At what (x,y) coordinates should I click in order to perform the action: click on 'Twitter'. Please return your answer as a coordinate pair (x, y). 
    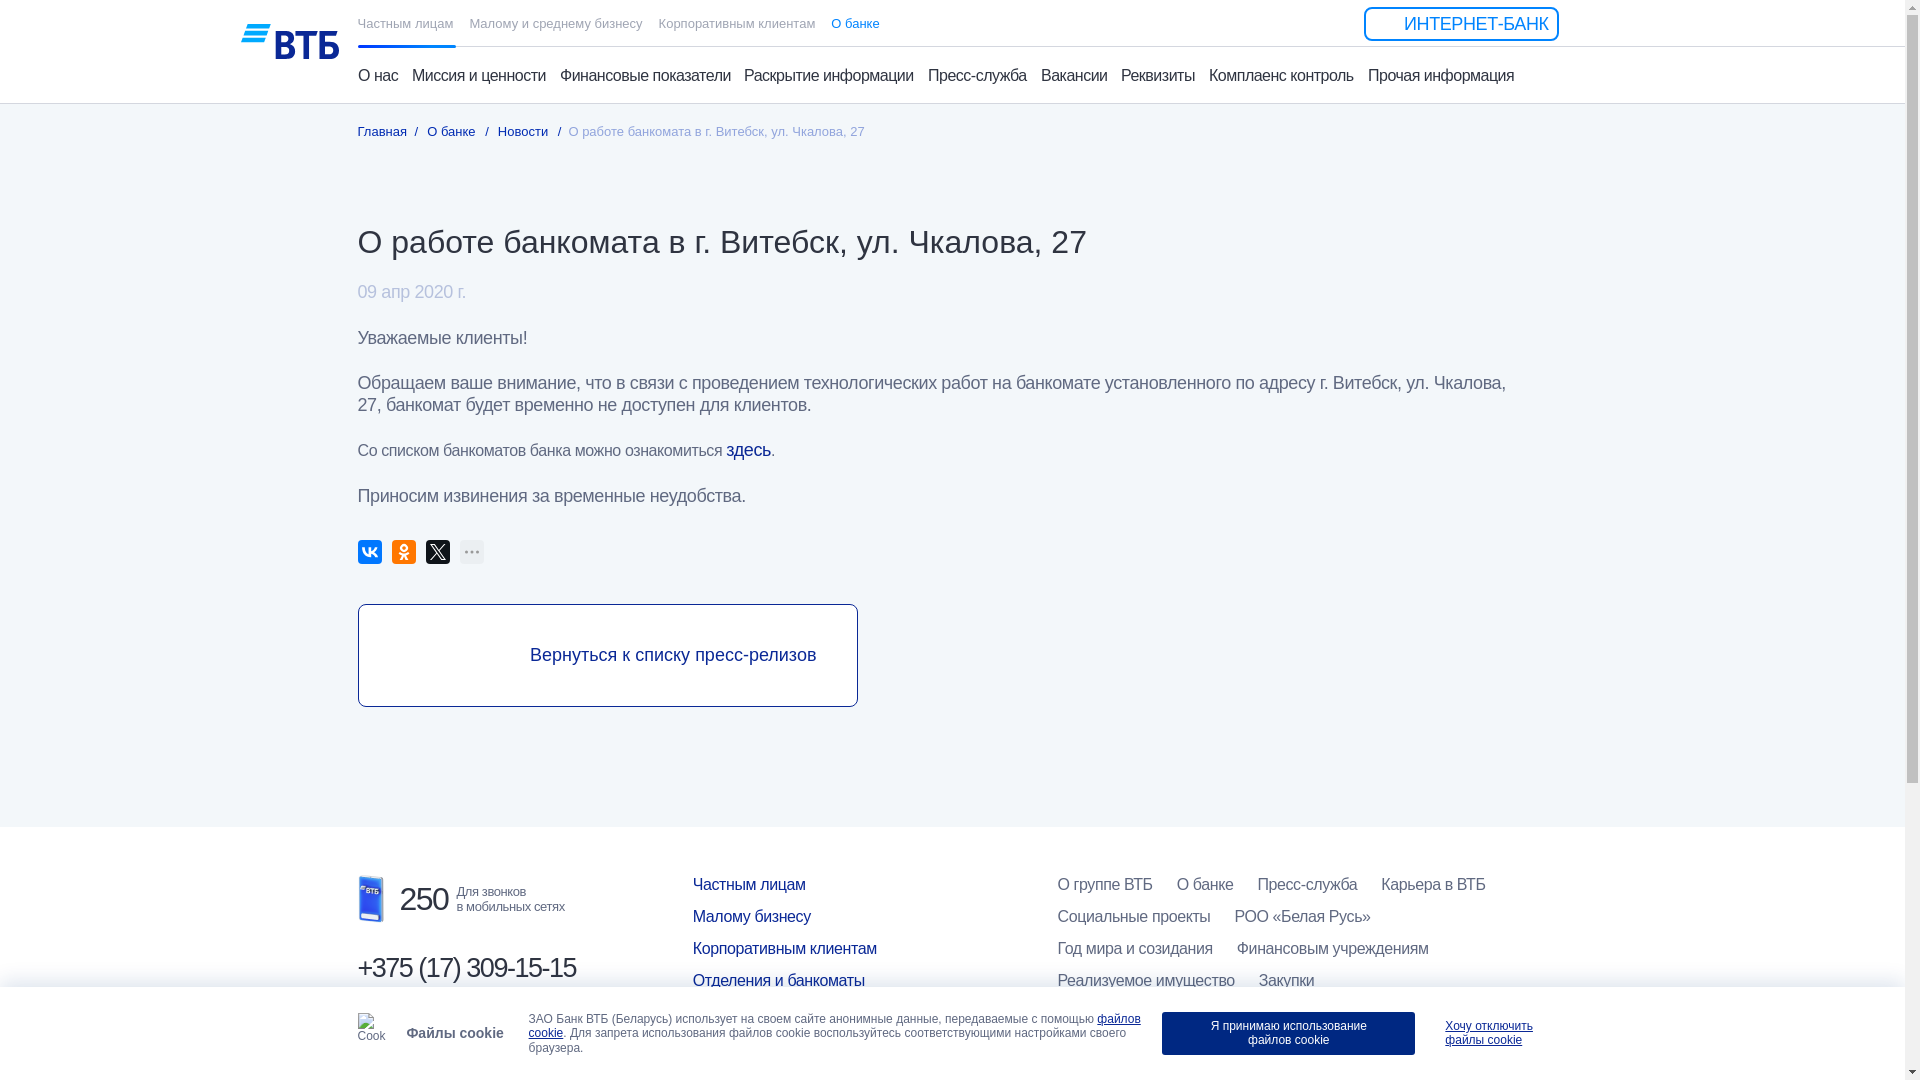
    Looking at the image, I should click on (436, 551).